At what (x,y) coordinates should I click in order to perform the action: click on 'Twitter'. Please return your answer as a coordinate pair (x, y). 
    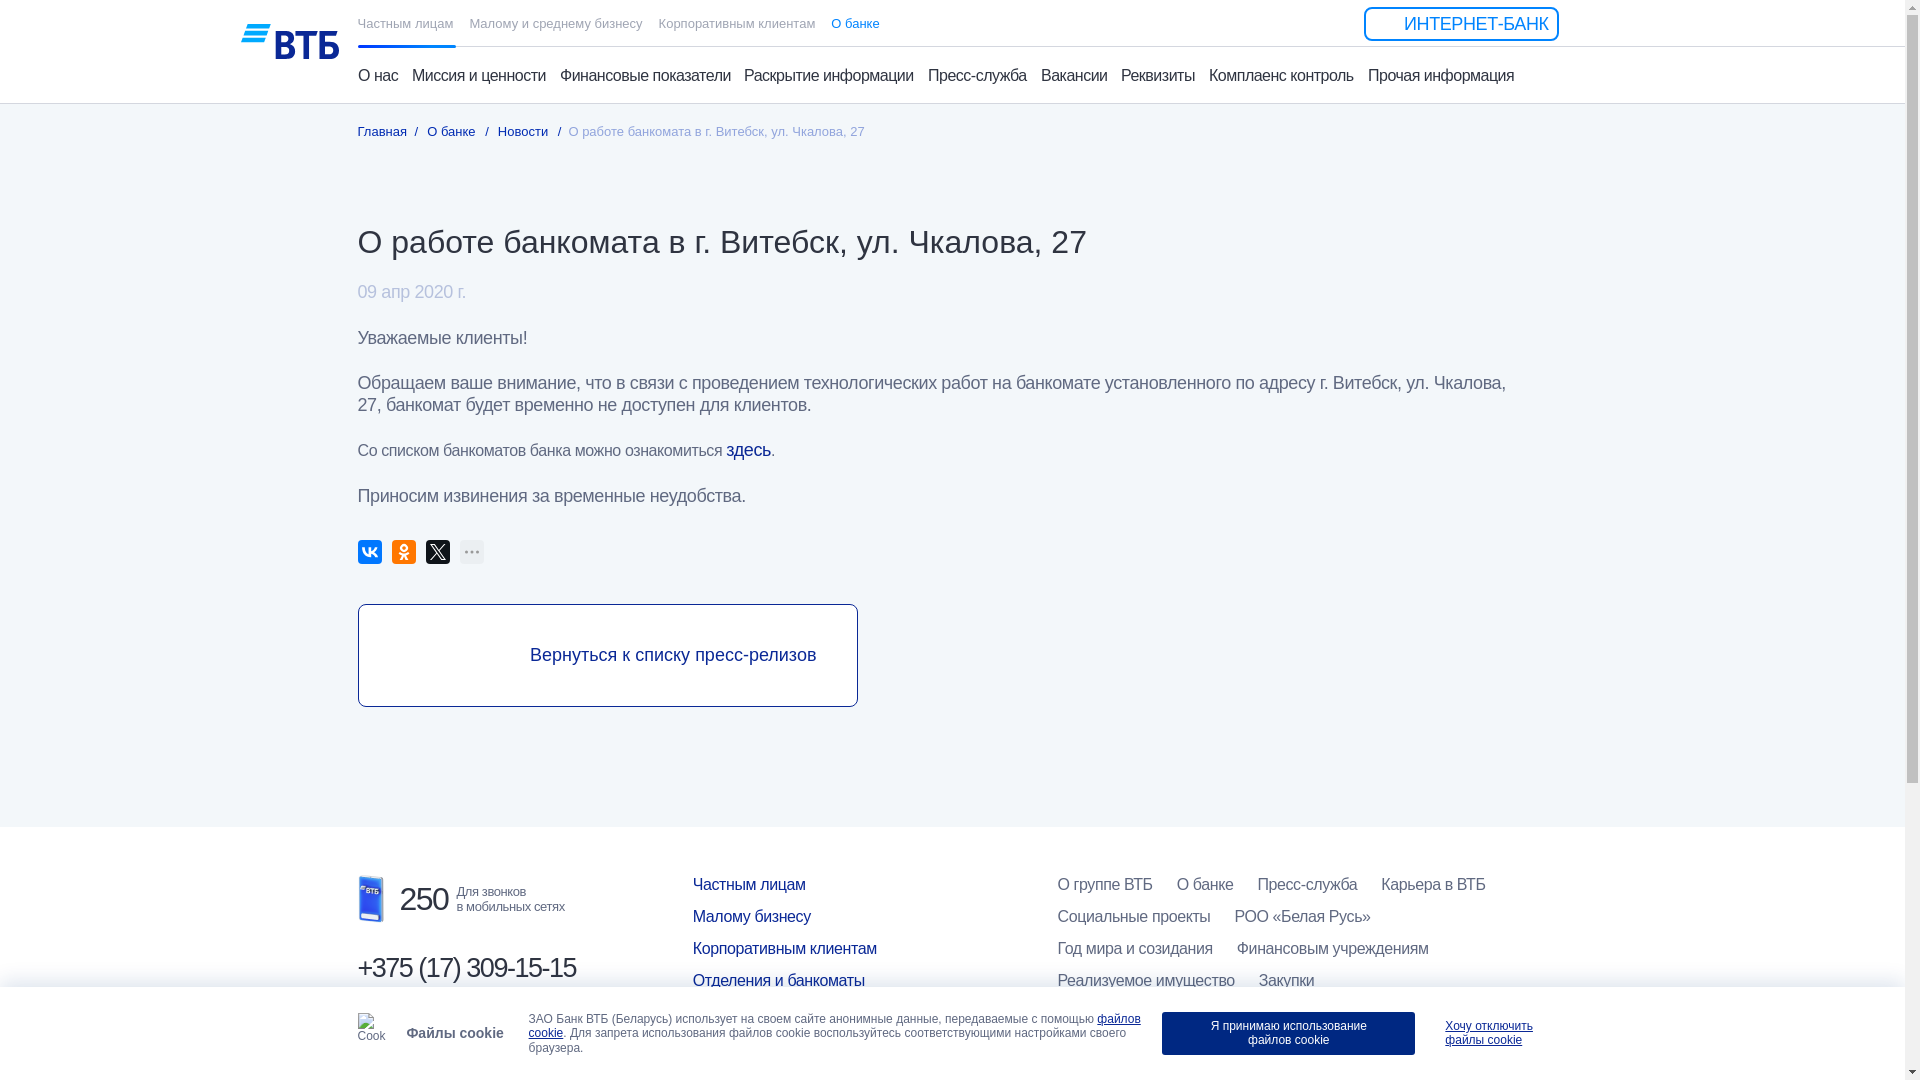
    Looking at the image, I should click on (436, 551).